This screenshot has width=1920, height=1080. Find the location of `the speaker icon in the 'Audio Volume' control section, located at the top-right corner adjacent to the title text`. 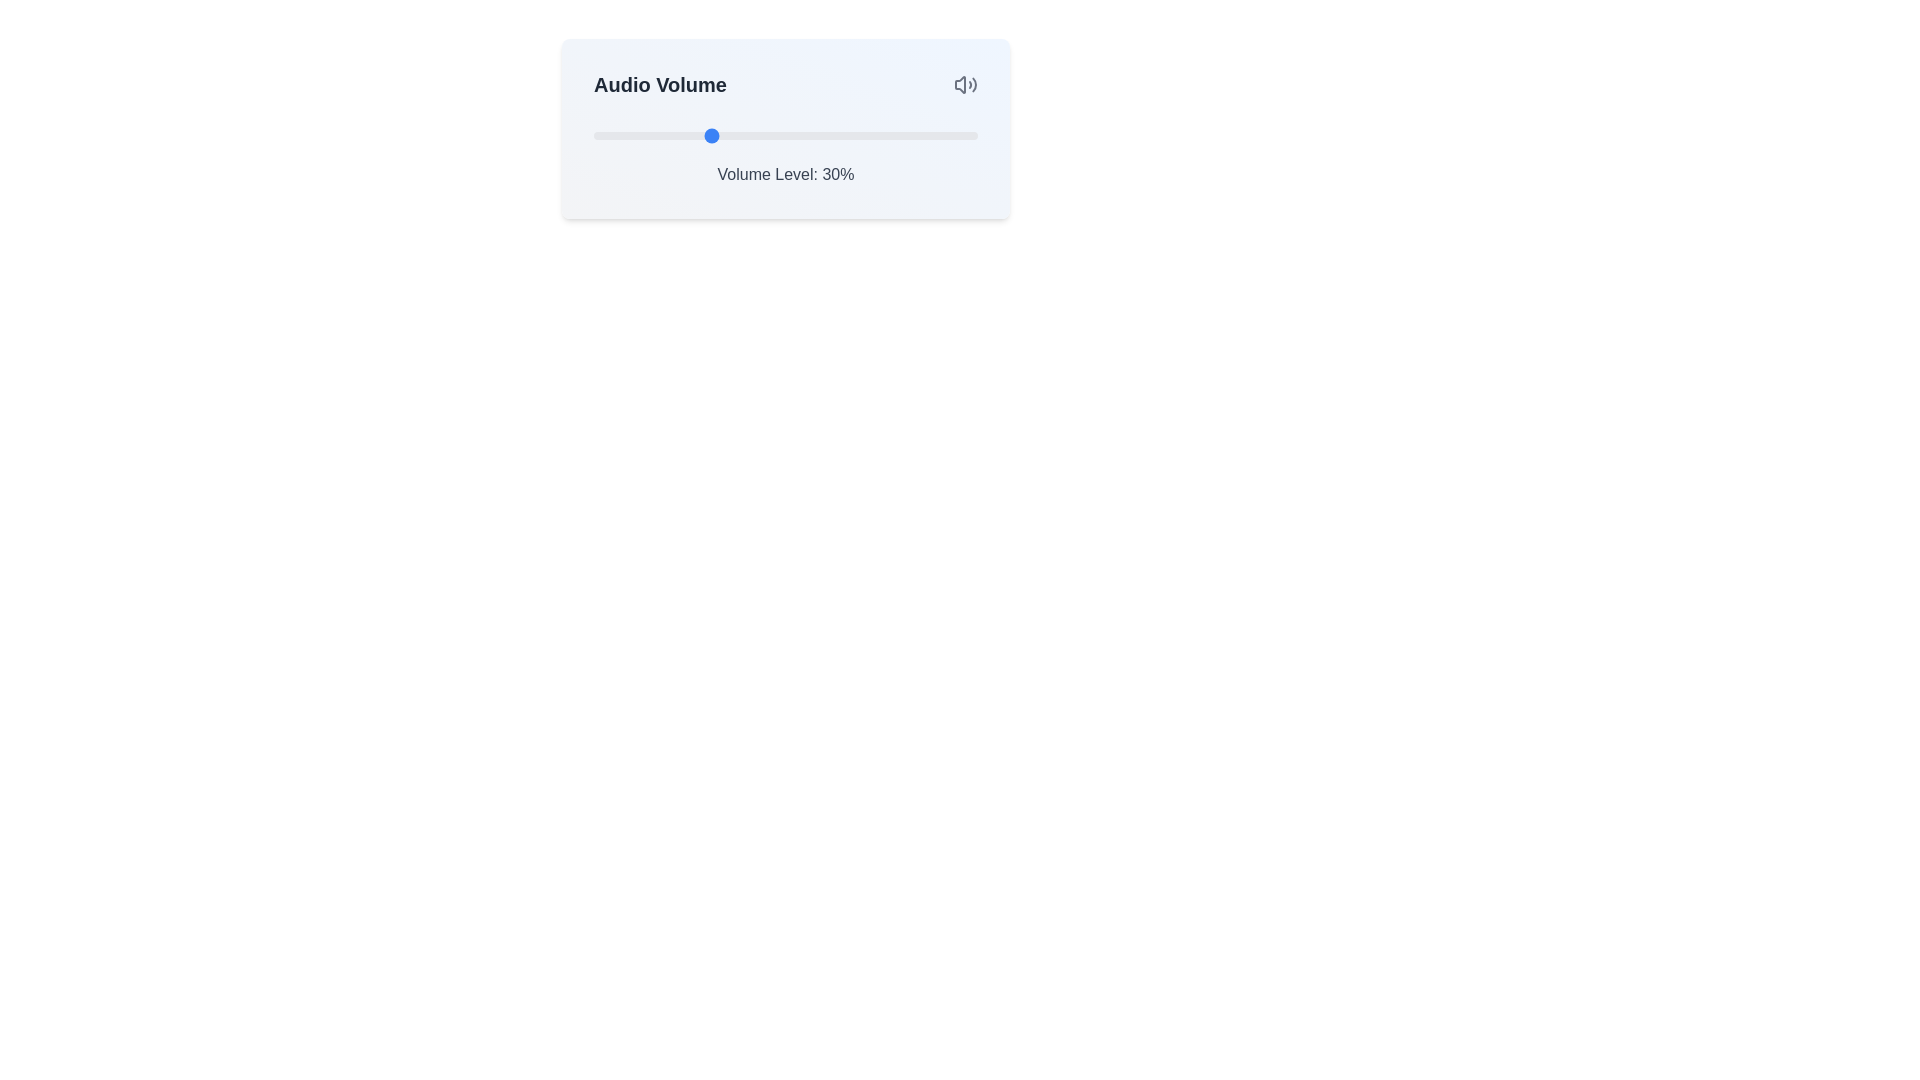

the speaker icon in the 'Audio Volume' control section, located at the top-right corner adjacent to the title text is located at coordinates (965, 83).